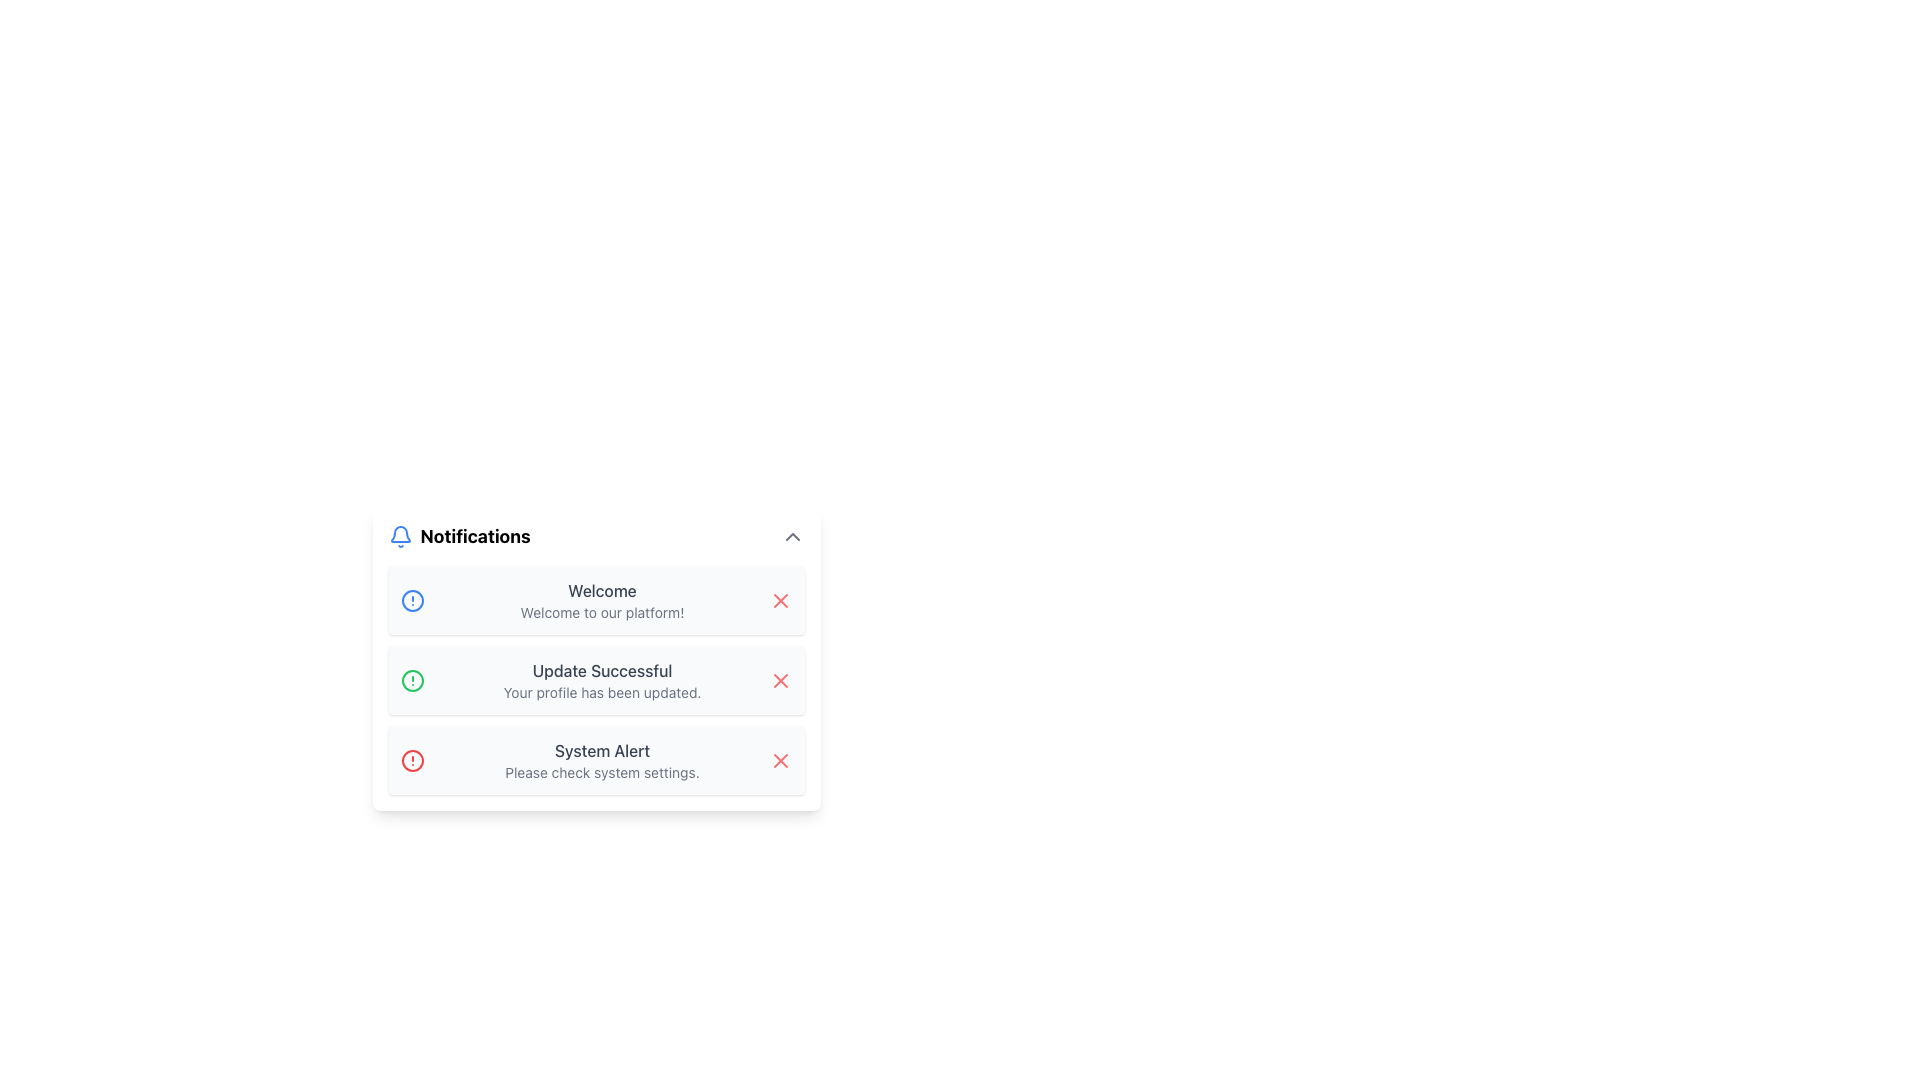  What do you see at coordinates (411, 600) in the screenshot?
I see `the circular blue-stroked warning icon located to the left of the 'Welcome' text in the notification card for more information` at bounding box center [411, 600].